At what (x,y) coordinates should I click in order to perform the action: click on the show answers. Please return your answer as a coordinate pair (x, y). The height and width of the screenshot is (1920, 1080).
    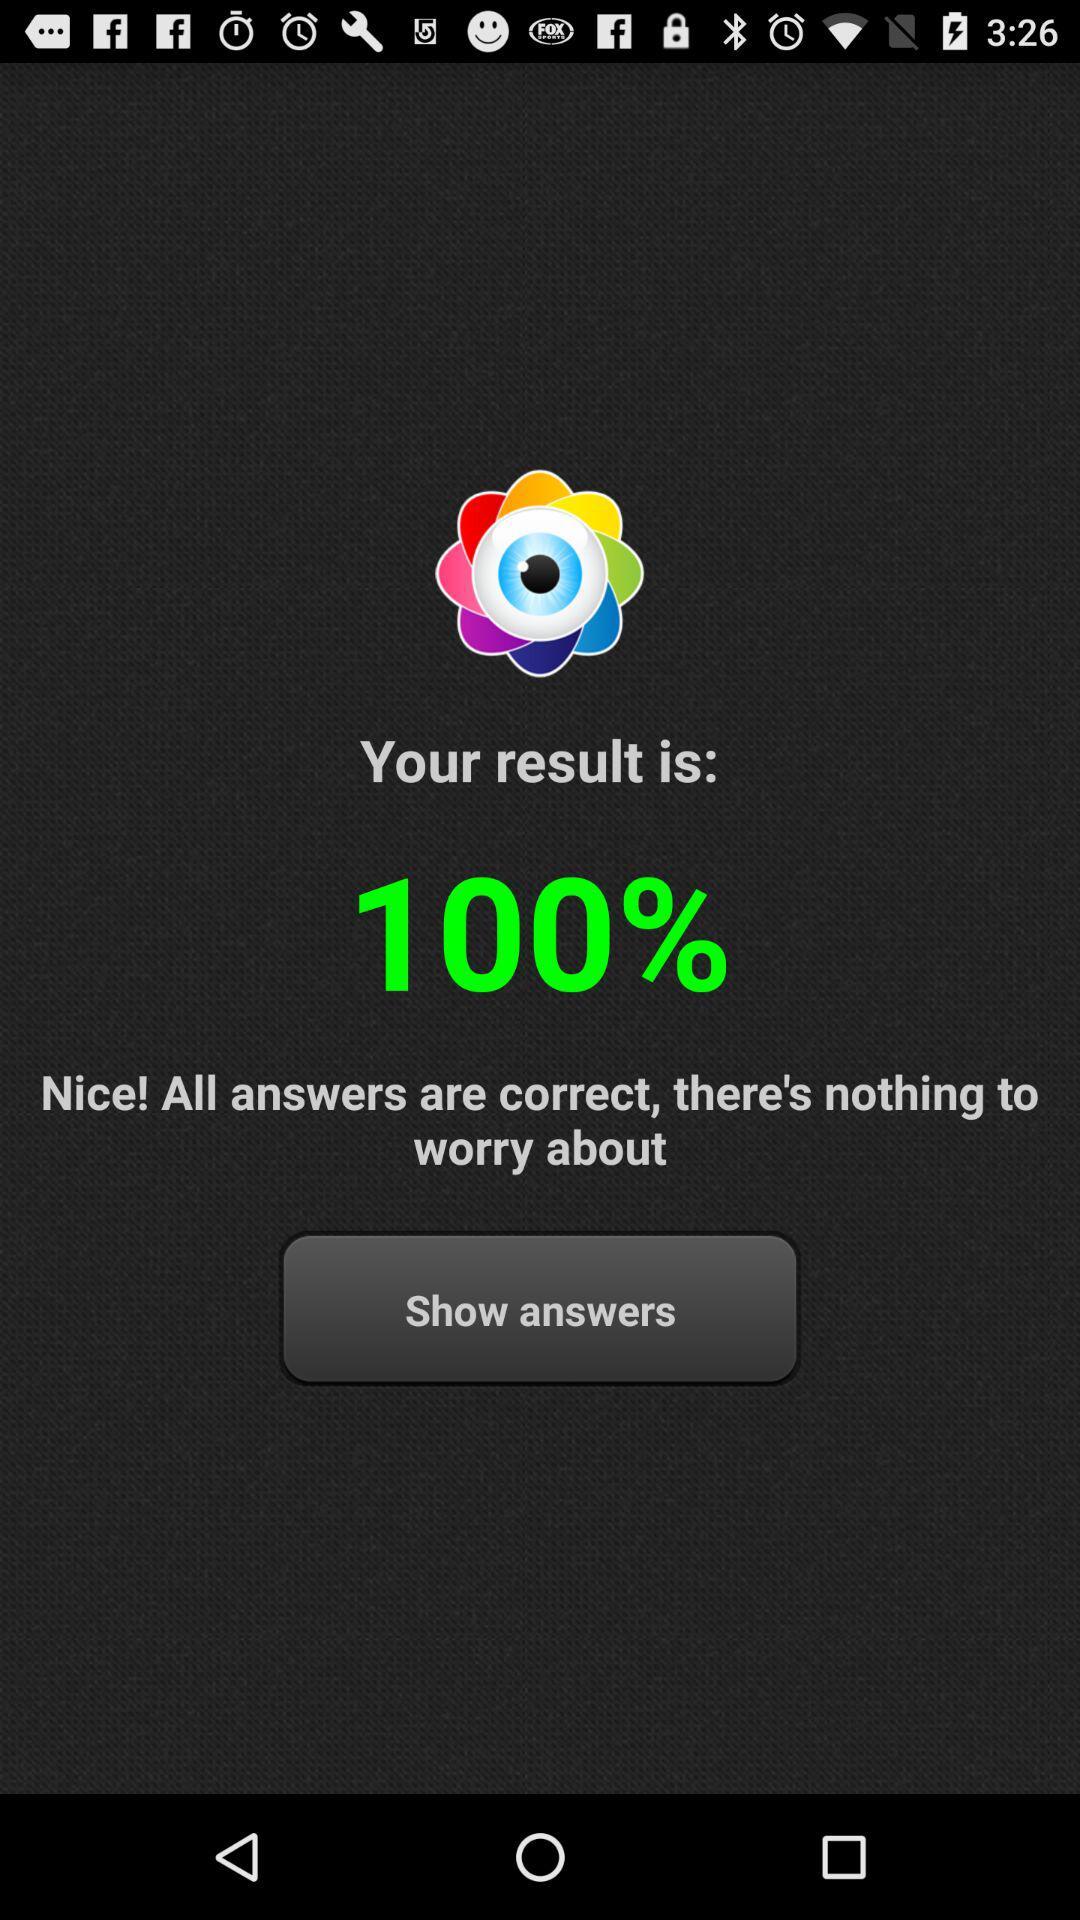
    Looking at the image, I should click on (540, 1309).